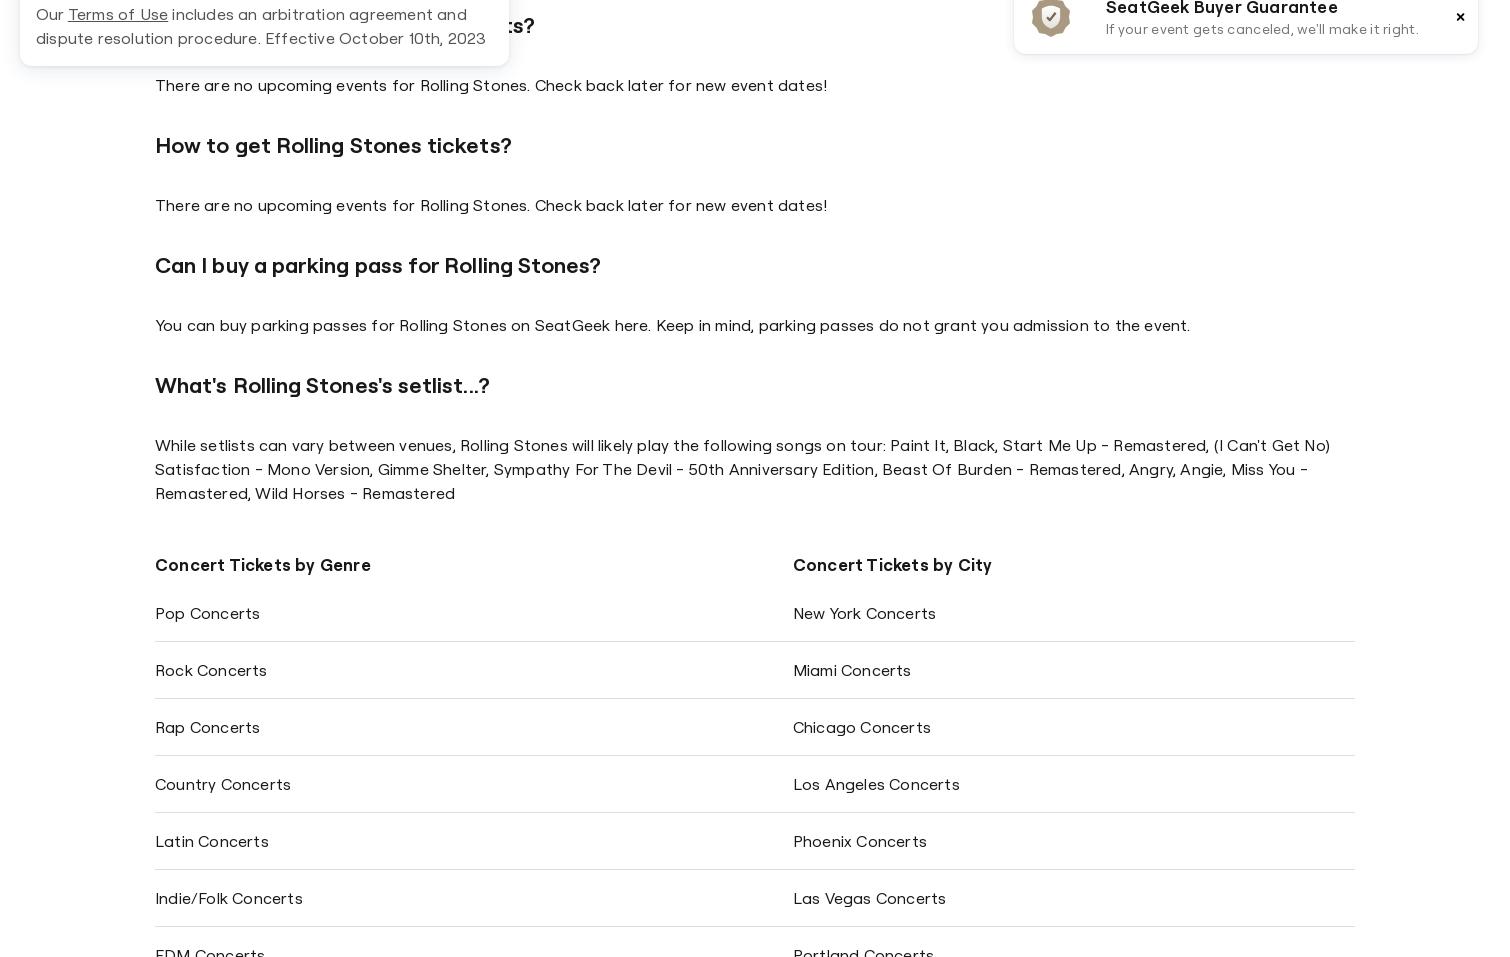 The image size is (1510, 957). Describe the element at coordinates (307, 444) in the screenshot. I see `'While setlists can vary between venues,'` at that location.